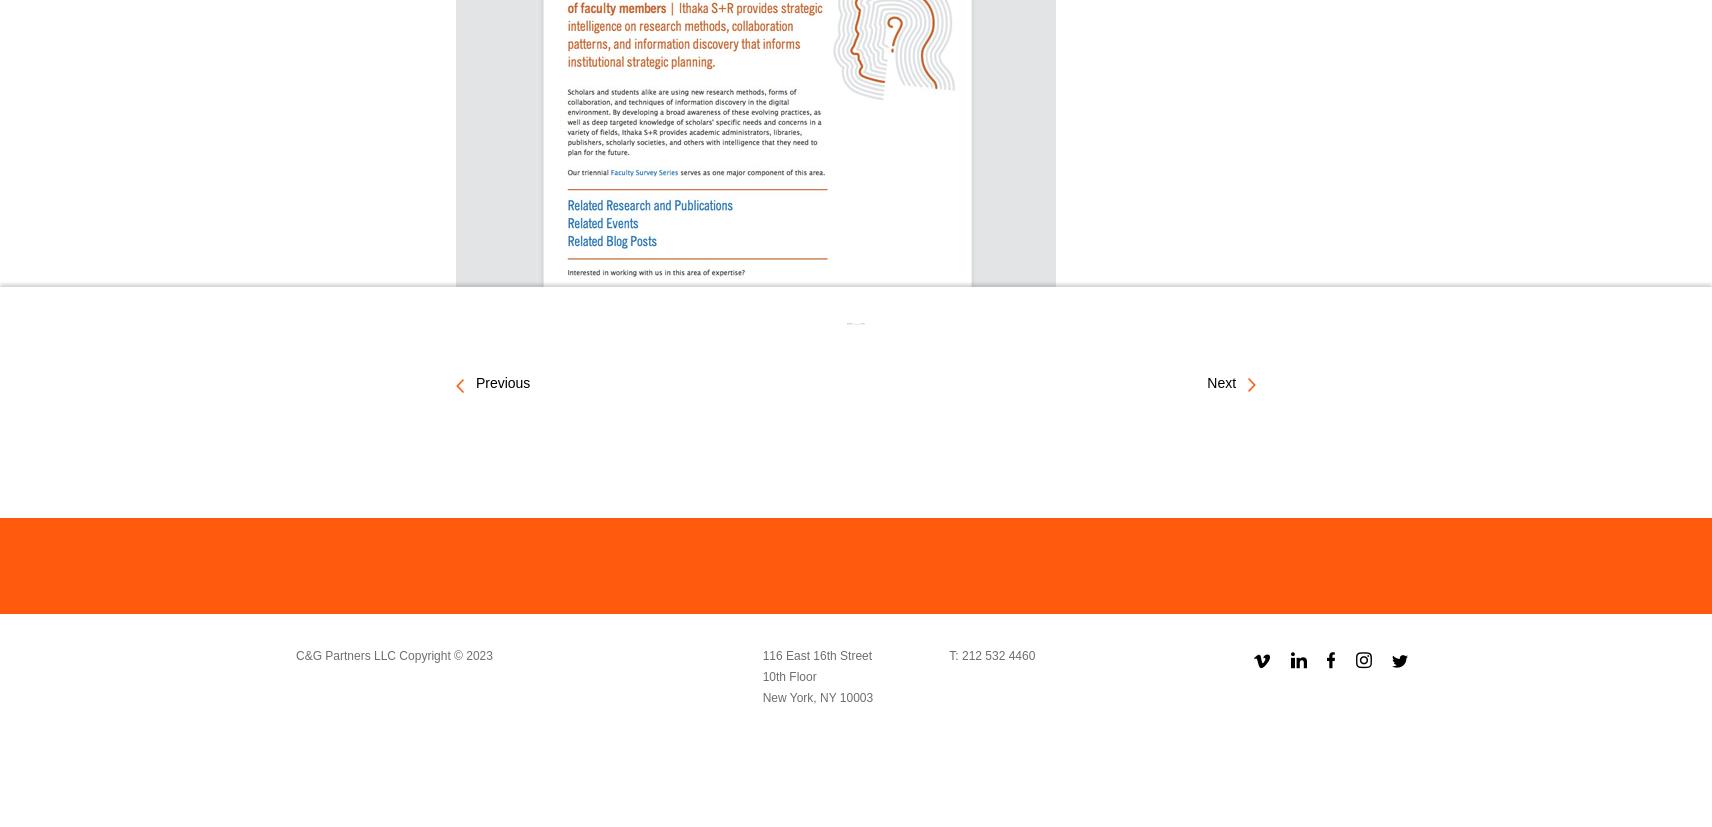 The image size is (1712, 827). Describe the element at coordinates (393, 655) in the screenshot. I see `'C&G Partners LLC Copyright © 2023'` at that location.